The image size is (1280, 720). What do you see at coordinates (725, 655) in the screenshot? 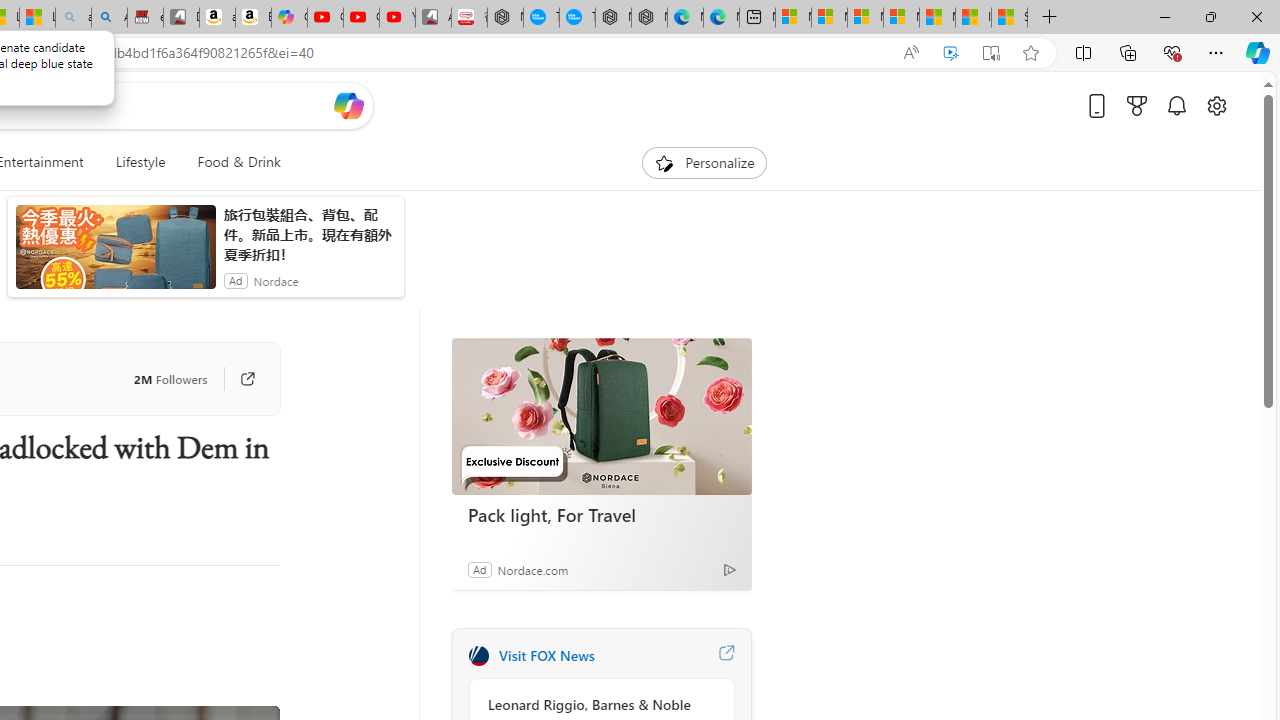
I see `'Visit FOX News website'` at bounding box center [725, 655].